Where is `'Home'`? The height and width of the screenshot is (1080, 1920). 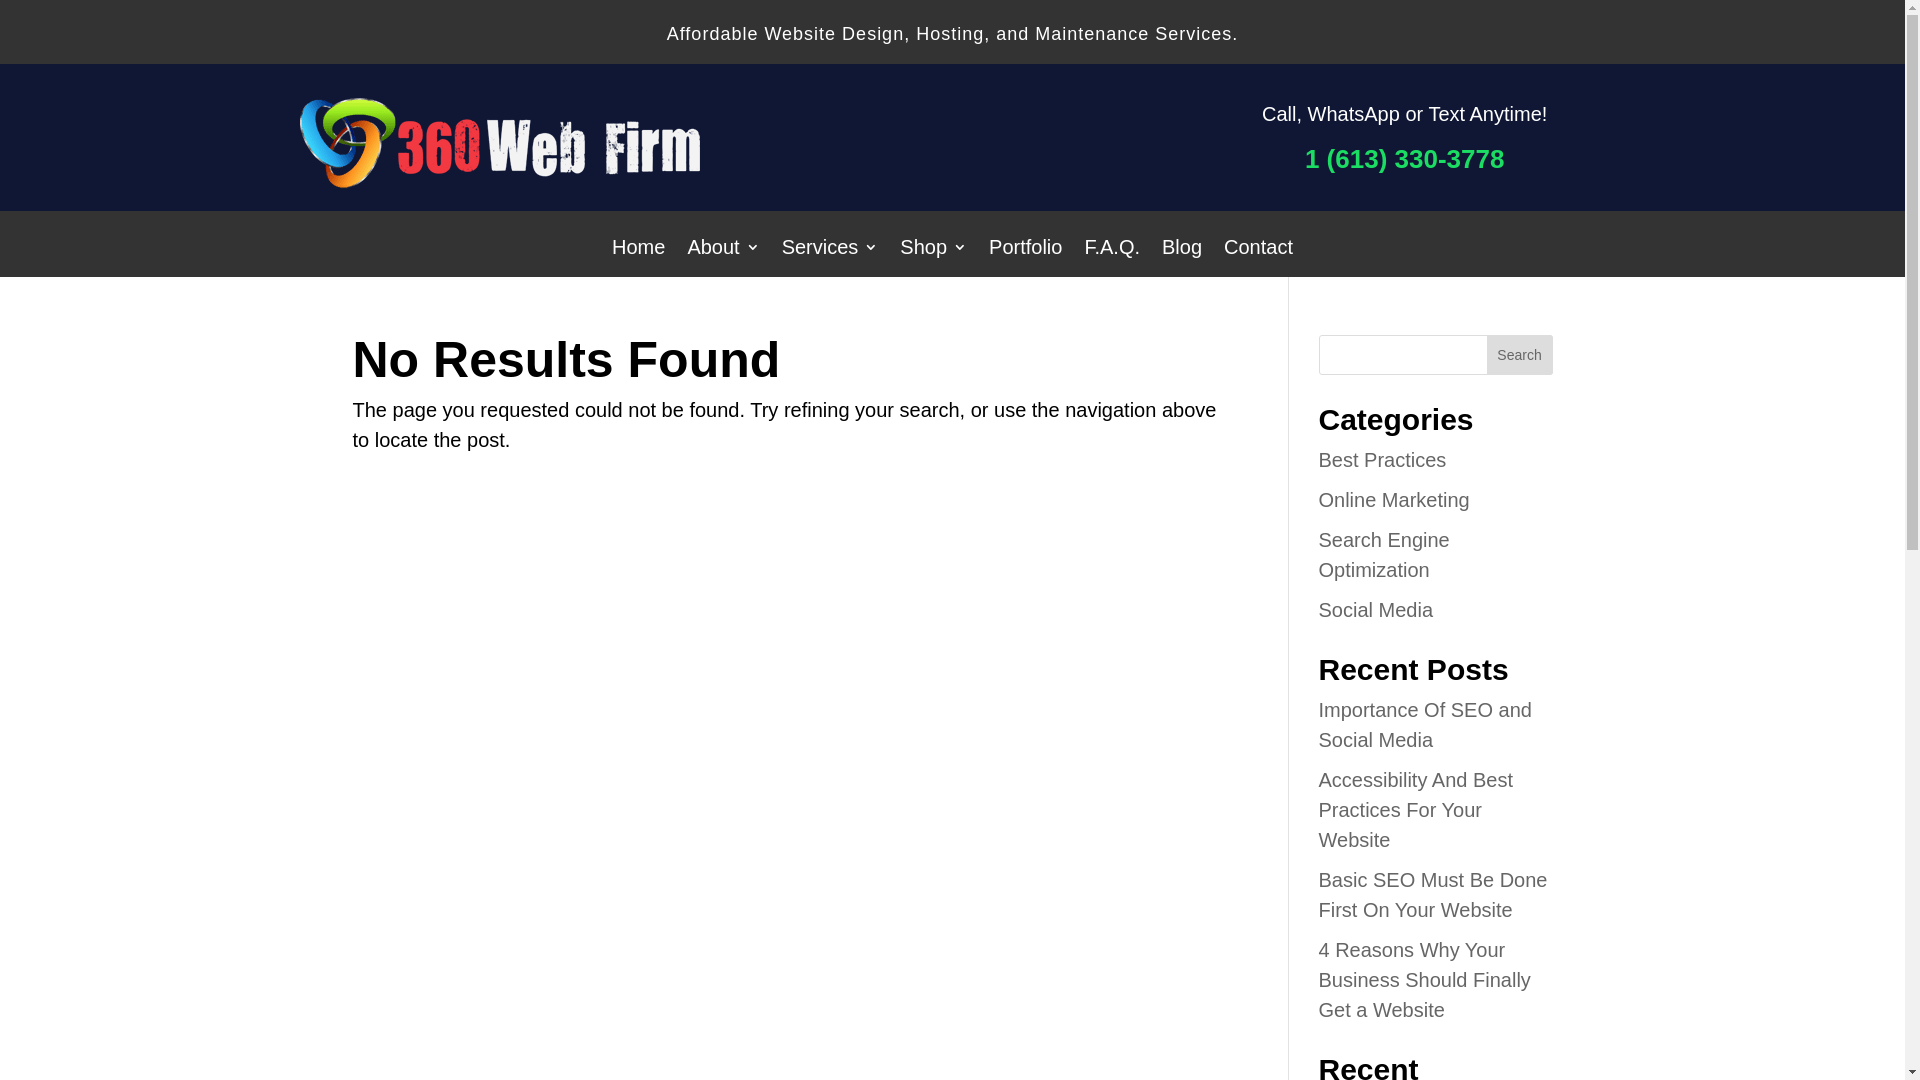
'Home' is located at coordinates (637, 249).